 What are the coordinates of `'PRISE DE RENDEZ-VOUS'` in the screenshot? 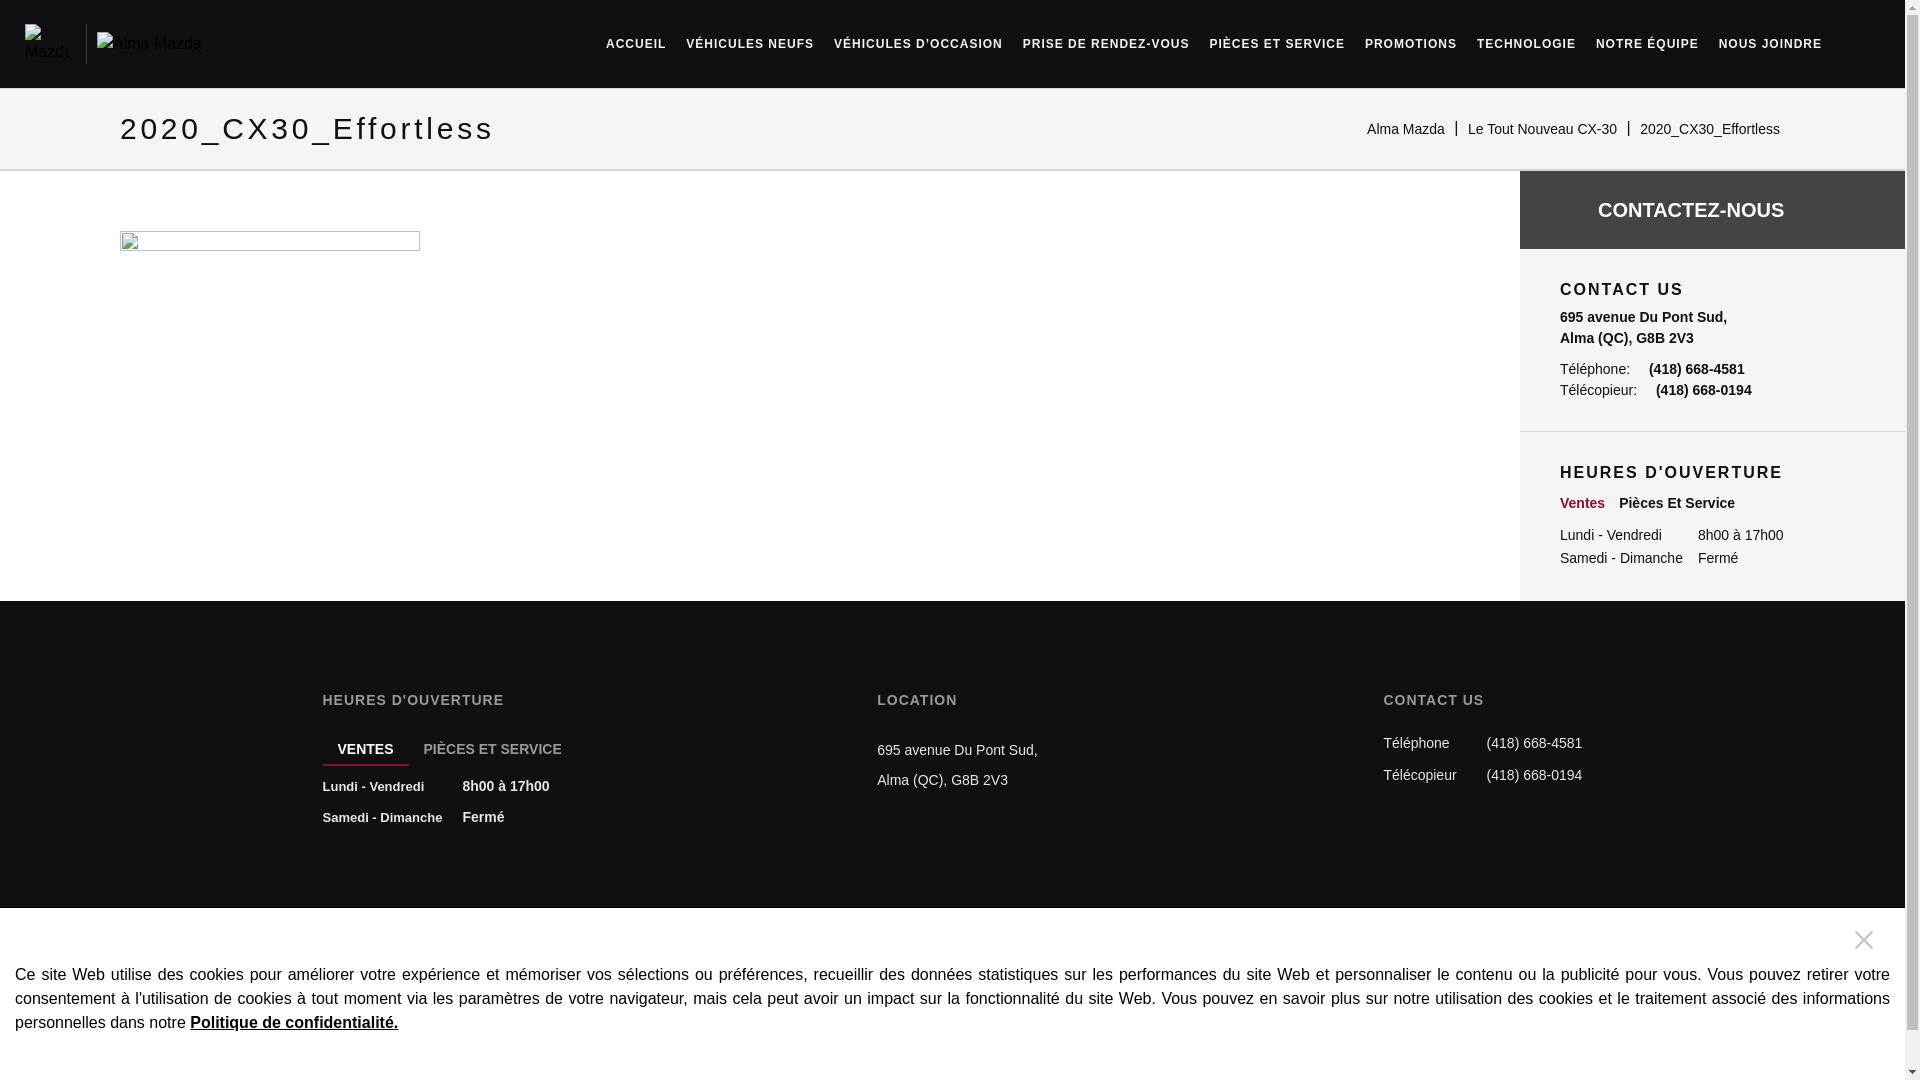 It's located at (1105, 40).